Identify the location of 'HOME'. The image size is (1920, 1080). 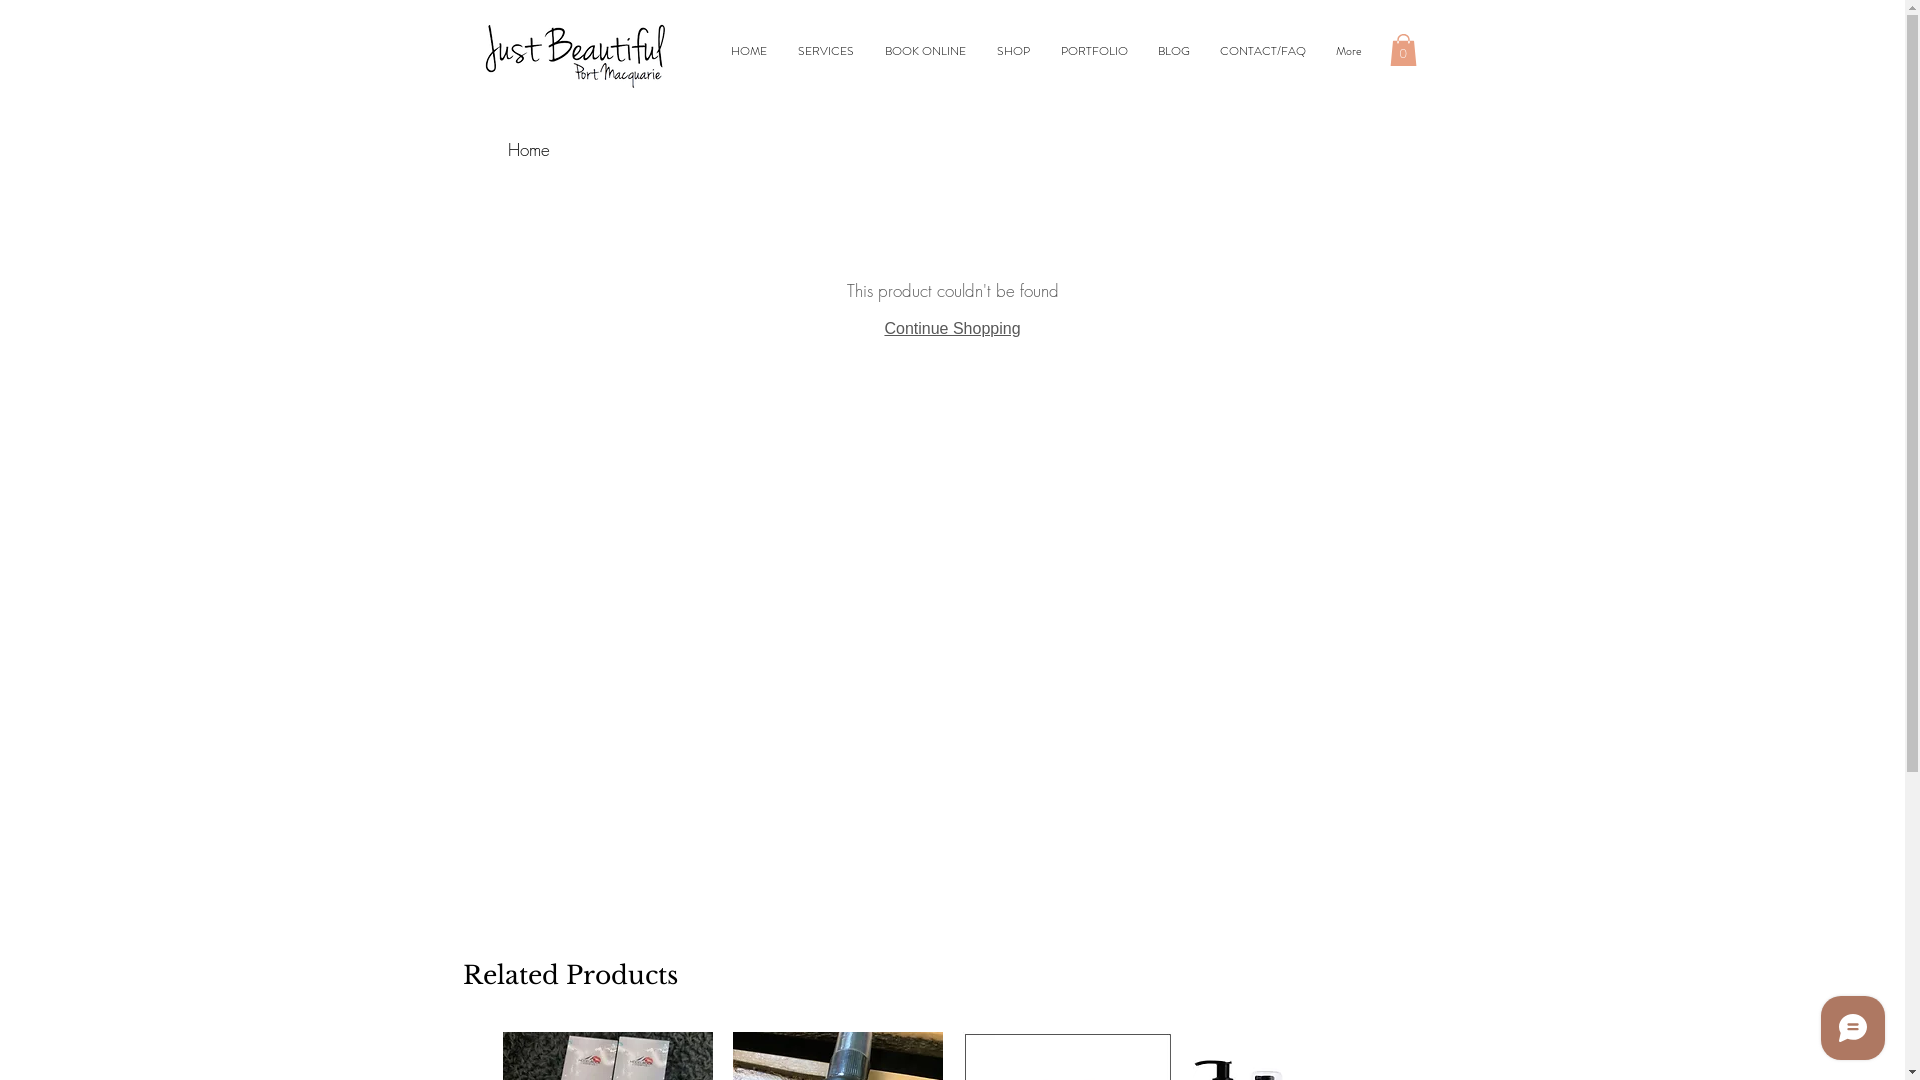
(748, 49).